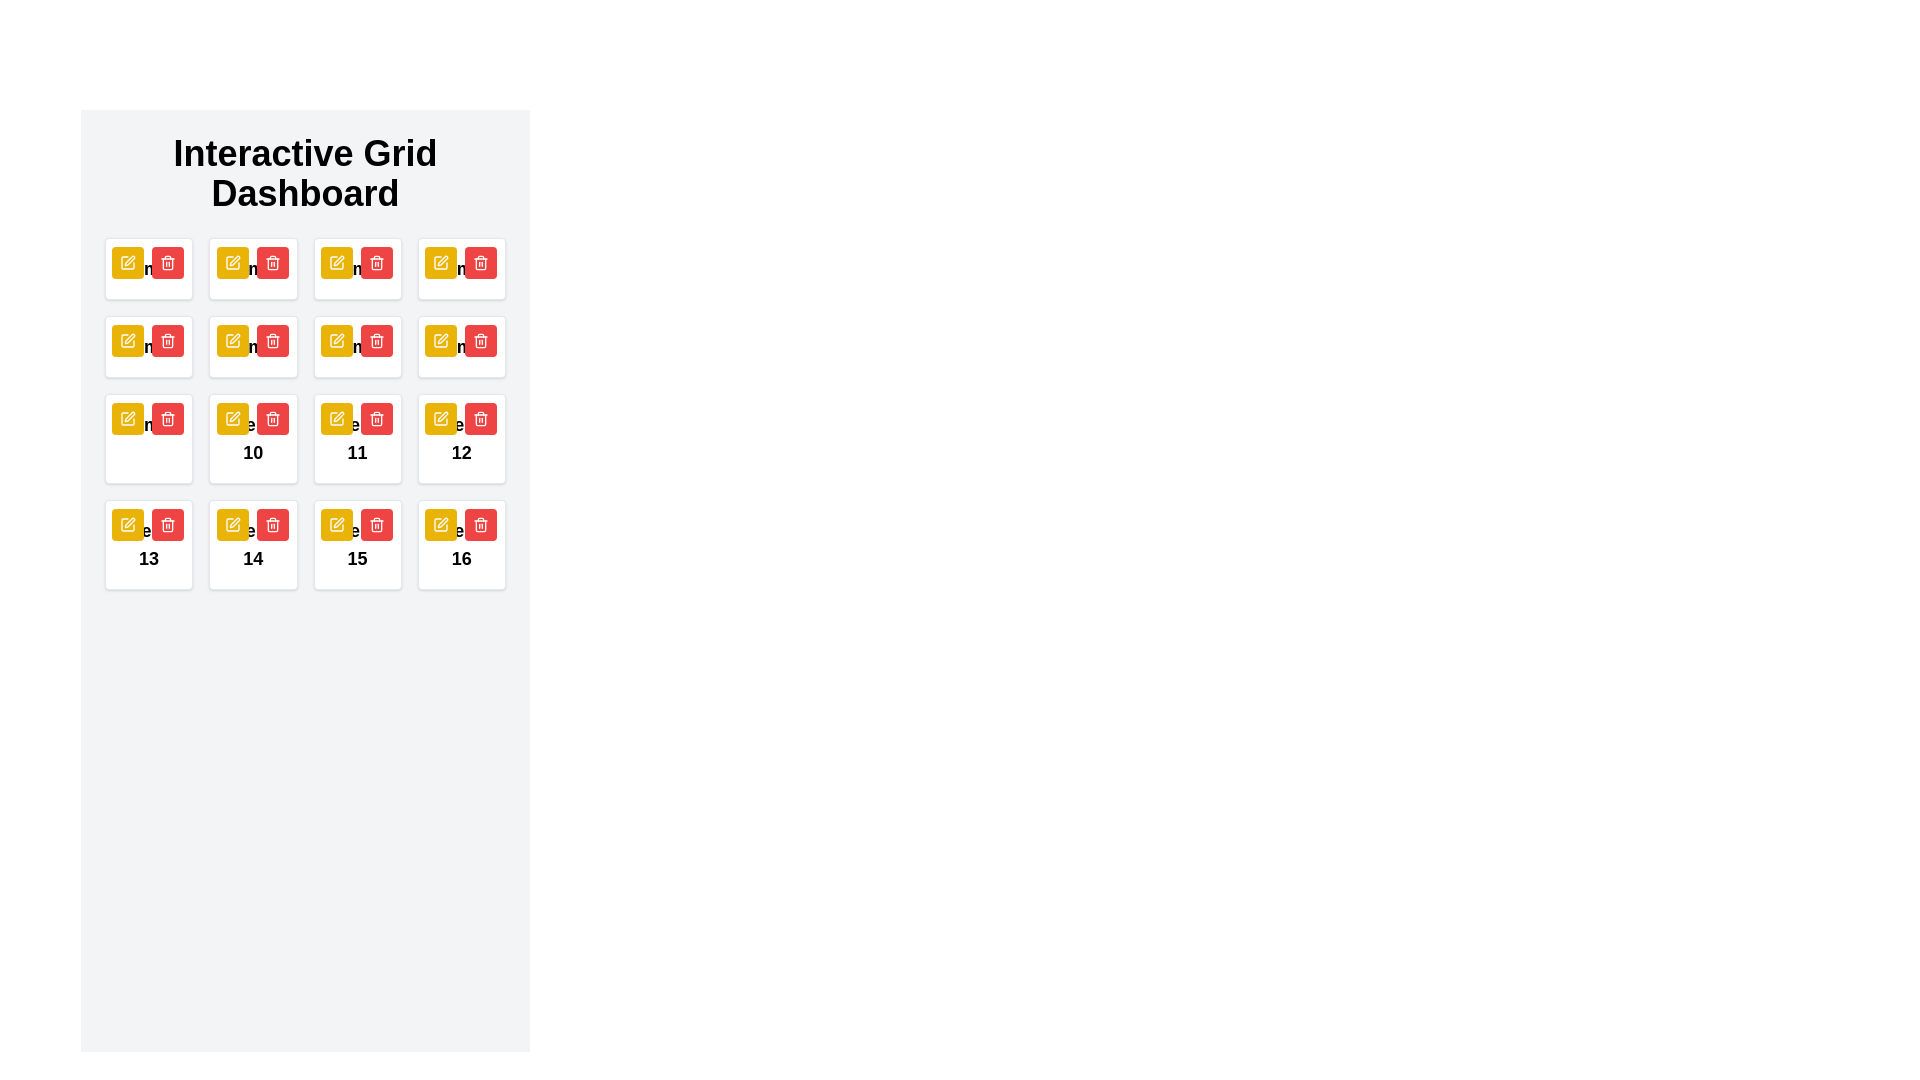  I want to click on the small, rounded, yellow icon button containing a pen-like graphic located in grid cell '11', so click(338, 415).